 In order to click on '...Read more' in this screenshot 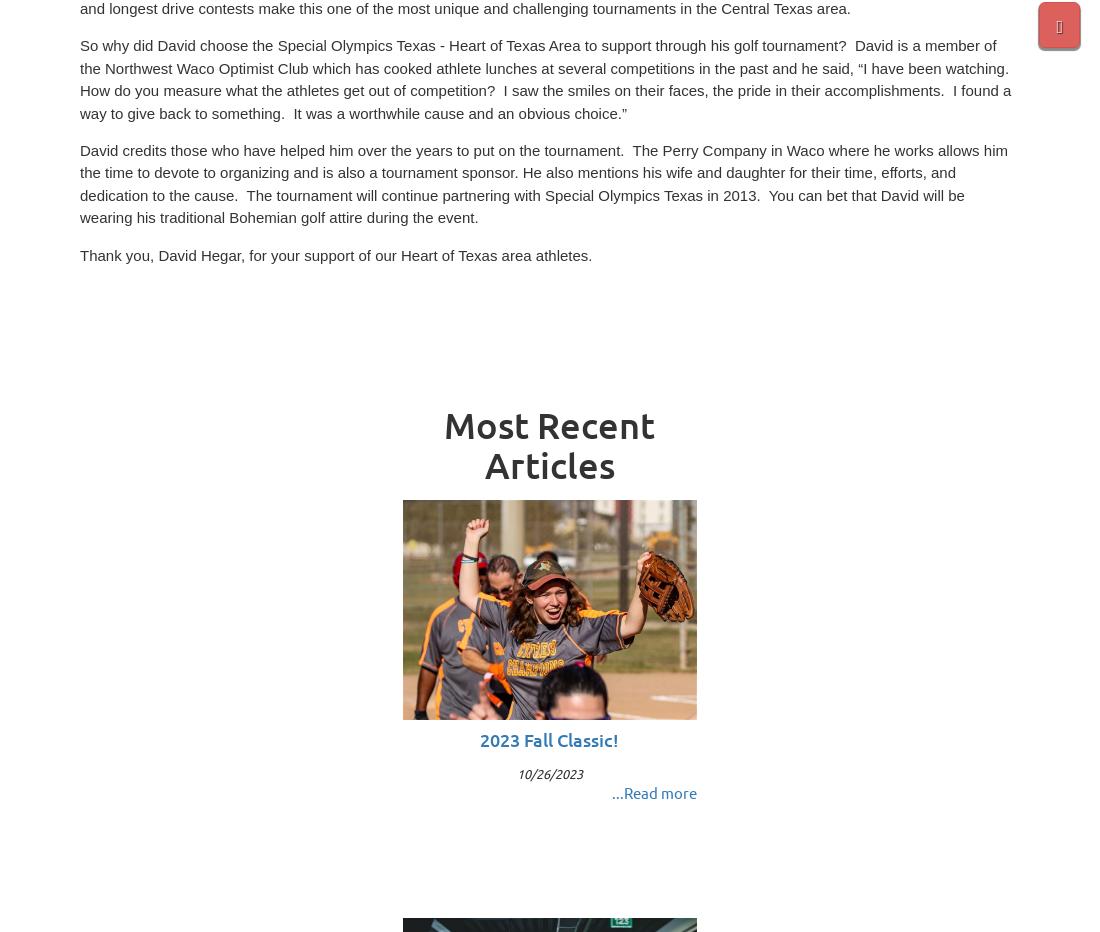, I will do `click(610, 791)`.